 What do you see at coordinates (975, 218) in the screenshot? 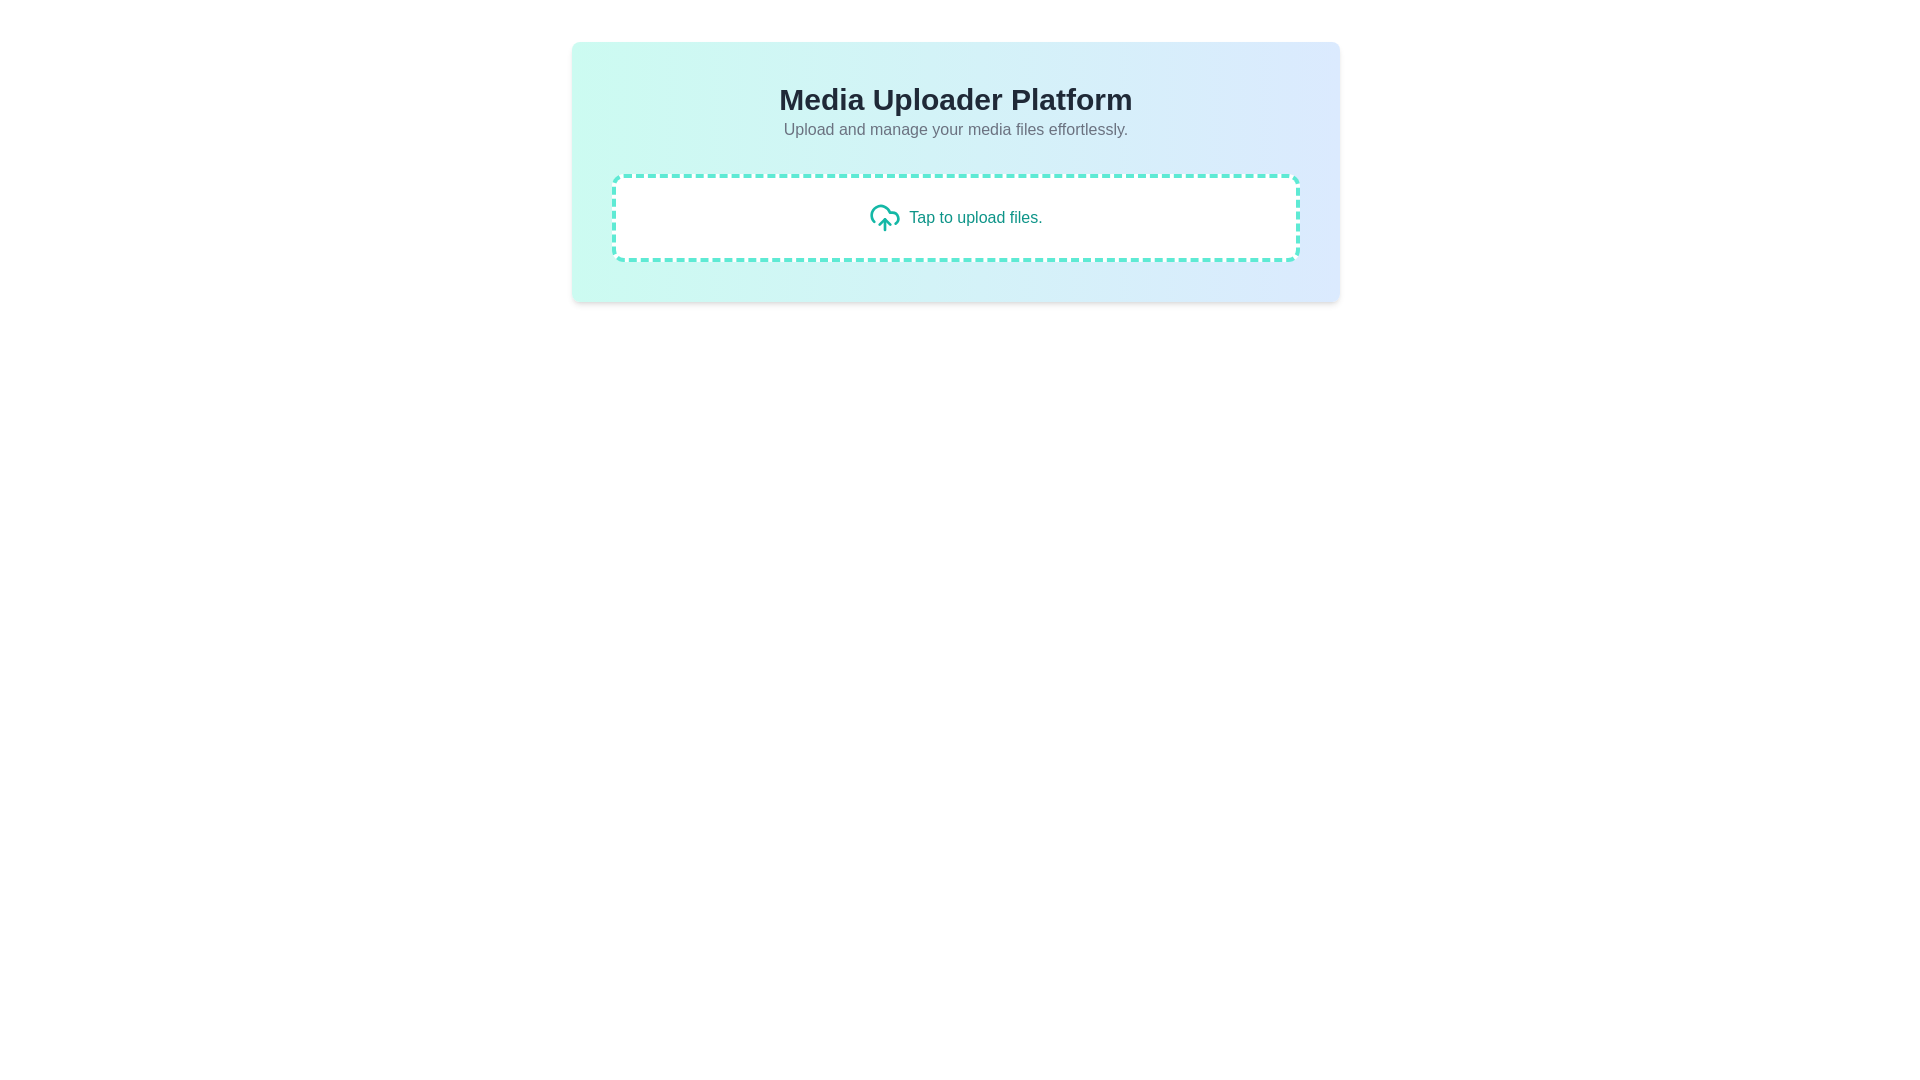
I see `the Text Label that instructs users to interact with the upload functionality, located to the right of the cloud-upload icon` at bounding box center [975, 218].